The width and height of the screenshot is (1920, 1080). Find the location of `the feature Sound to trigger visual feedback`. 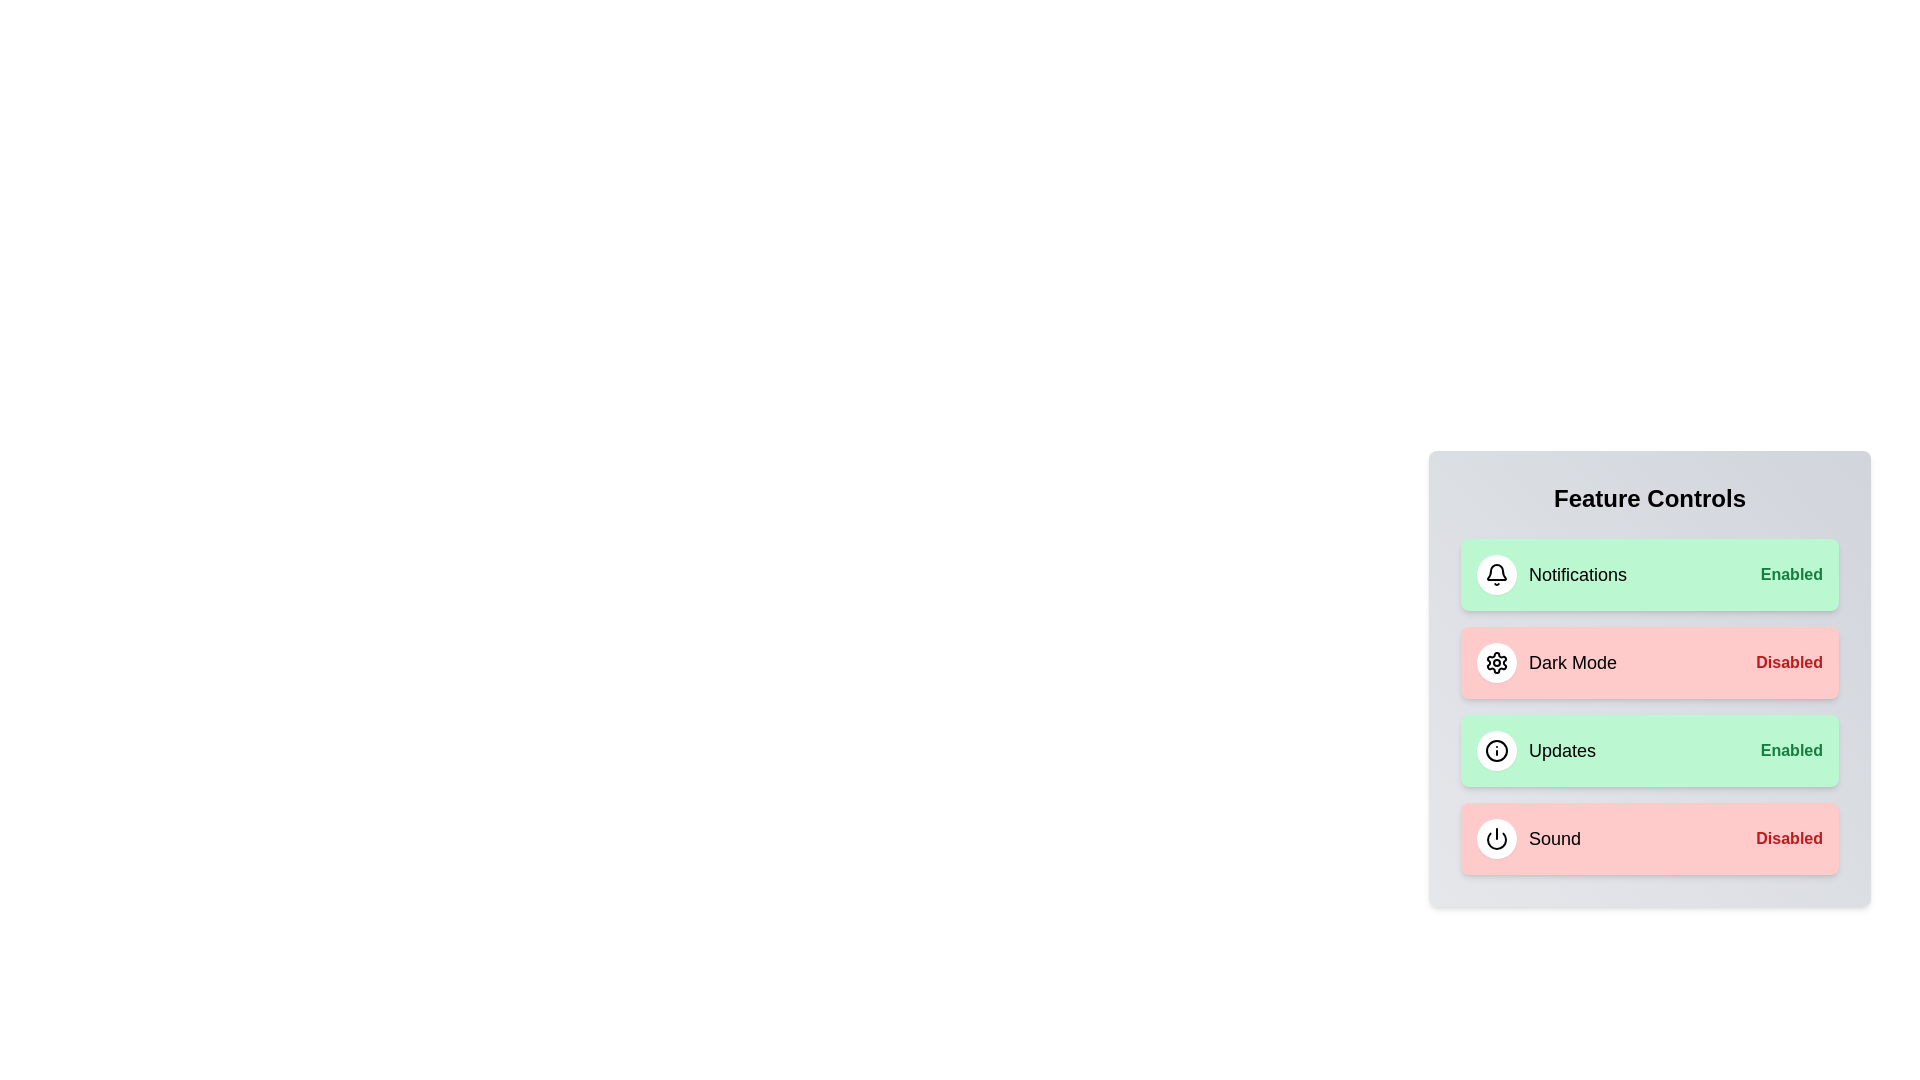

the feature Sound to trigger visual feedback is located at coordinates (1650, 839).